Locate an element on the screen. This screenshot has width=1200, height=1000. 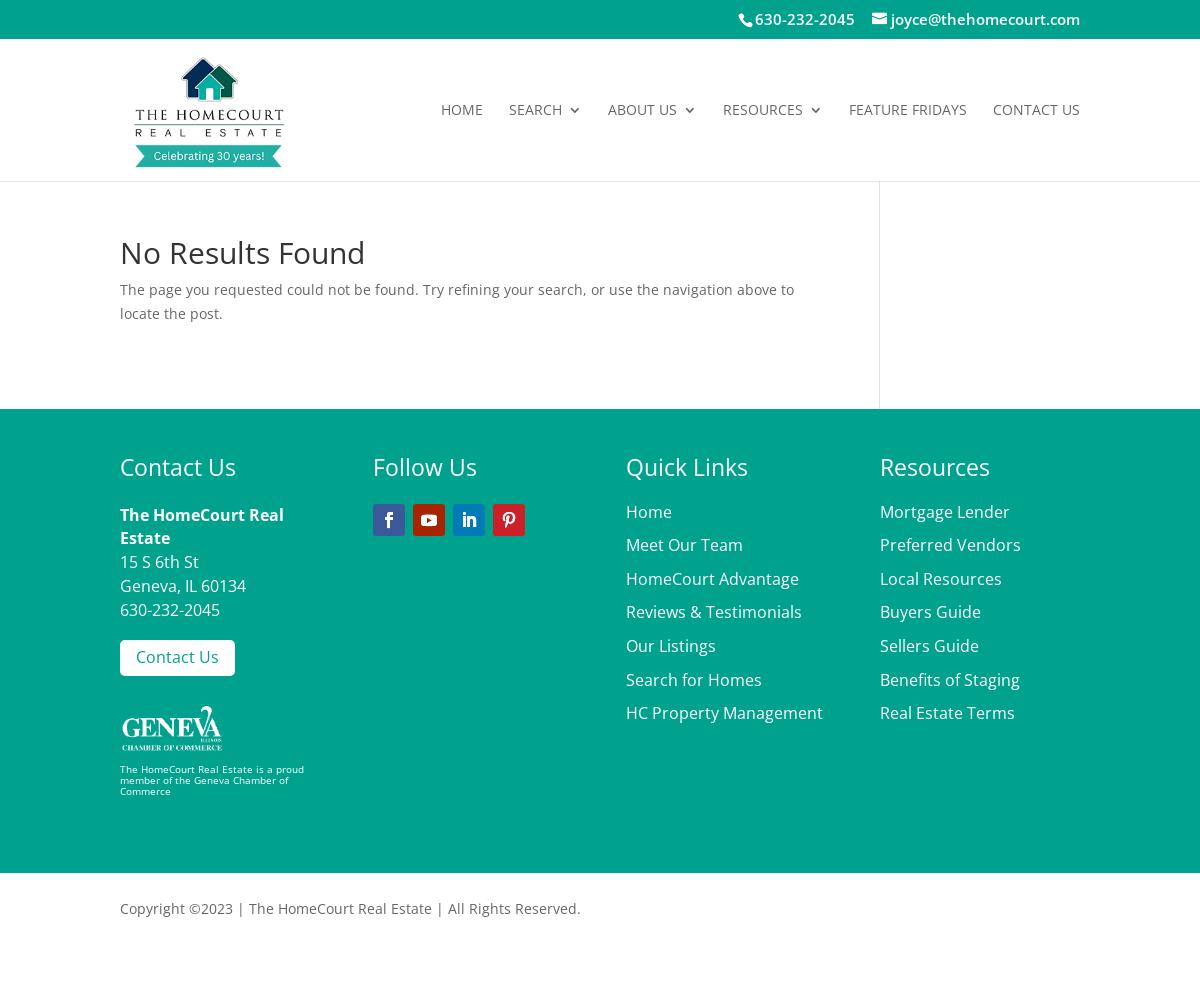
'Follow Us' is located at coordinates (425, 465).